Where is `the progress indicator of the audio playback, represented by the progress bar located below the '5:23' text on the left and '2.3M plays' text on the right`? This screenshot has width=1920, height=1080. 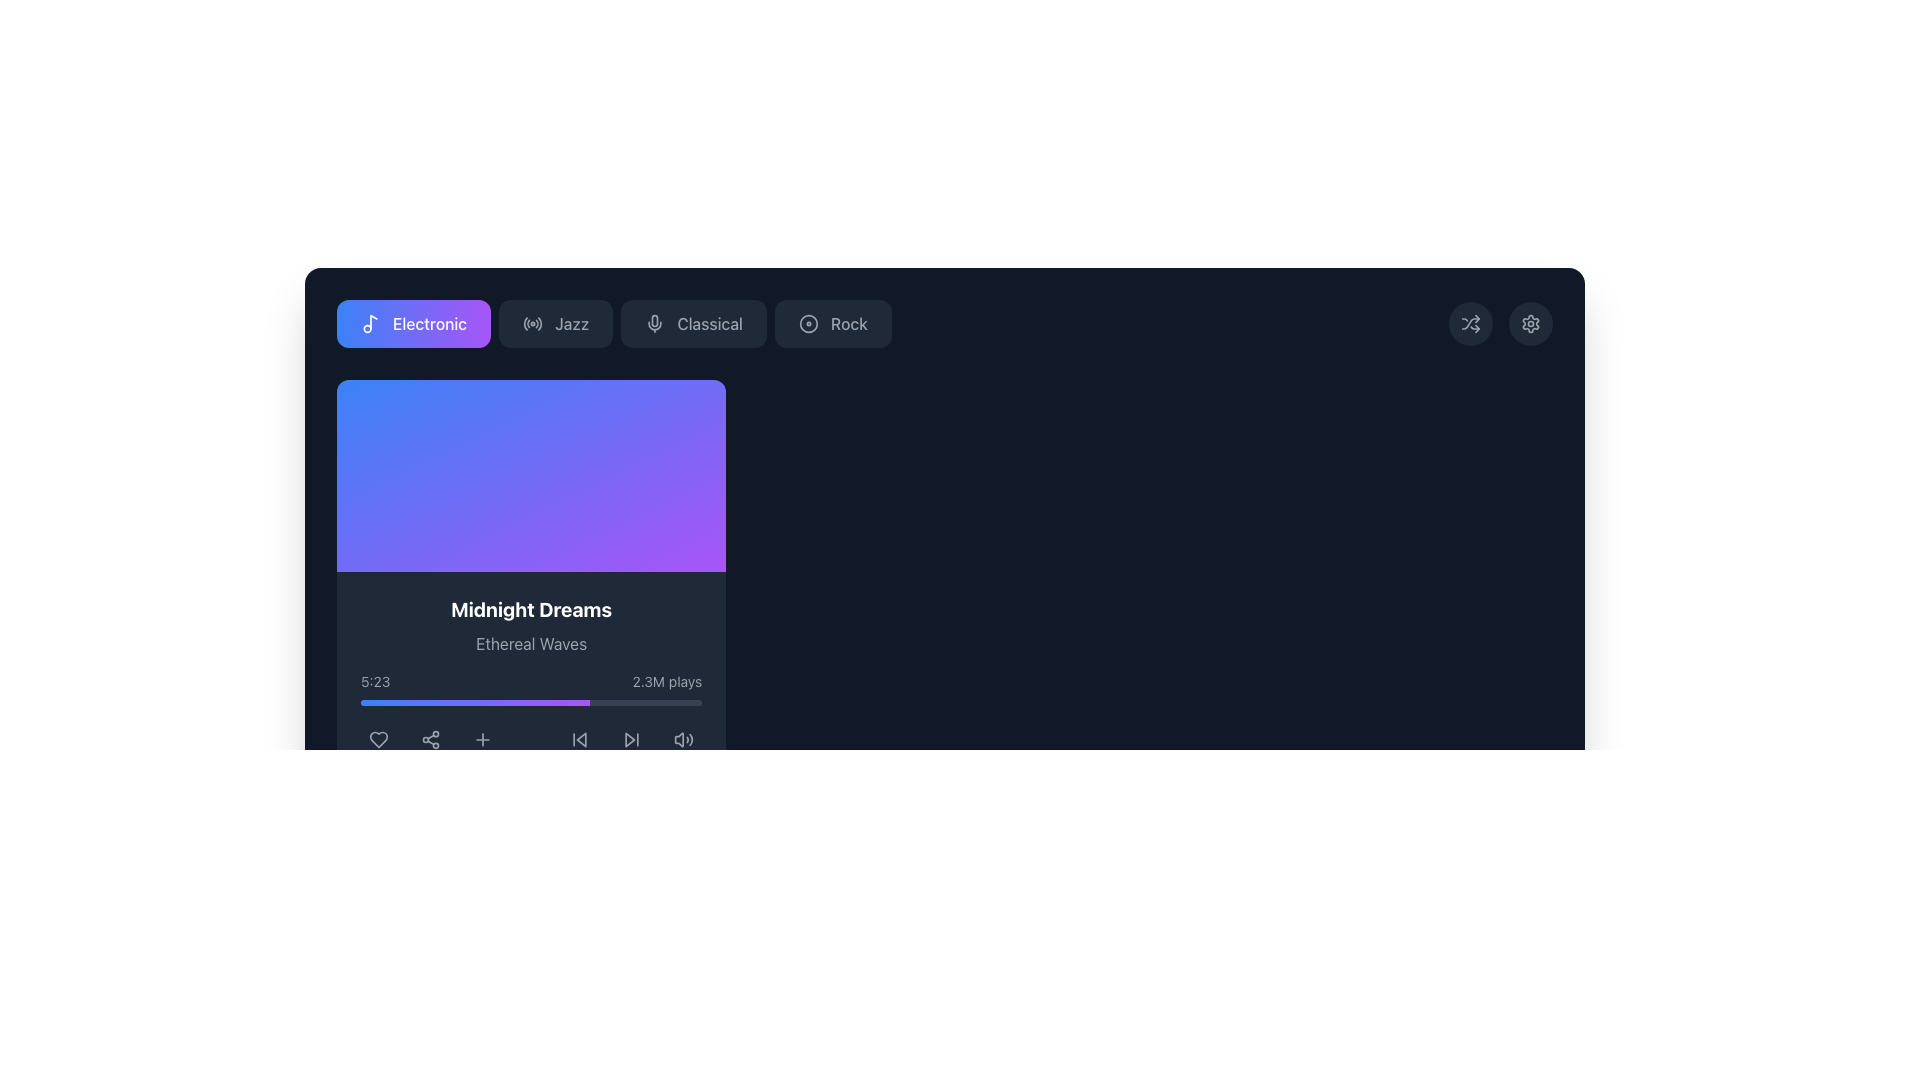 the progress indicator of the audio playback, represented by the progress bar located below the '5:23' text on the left and '2.3M plays' text on the right is located at coordinates (531, 701).